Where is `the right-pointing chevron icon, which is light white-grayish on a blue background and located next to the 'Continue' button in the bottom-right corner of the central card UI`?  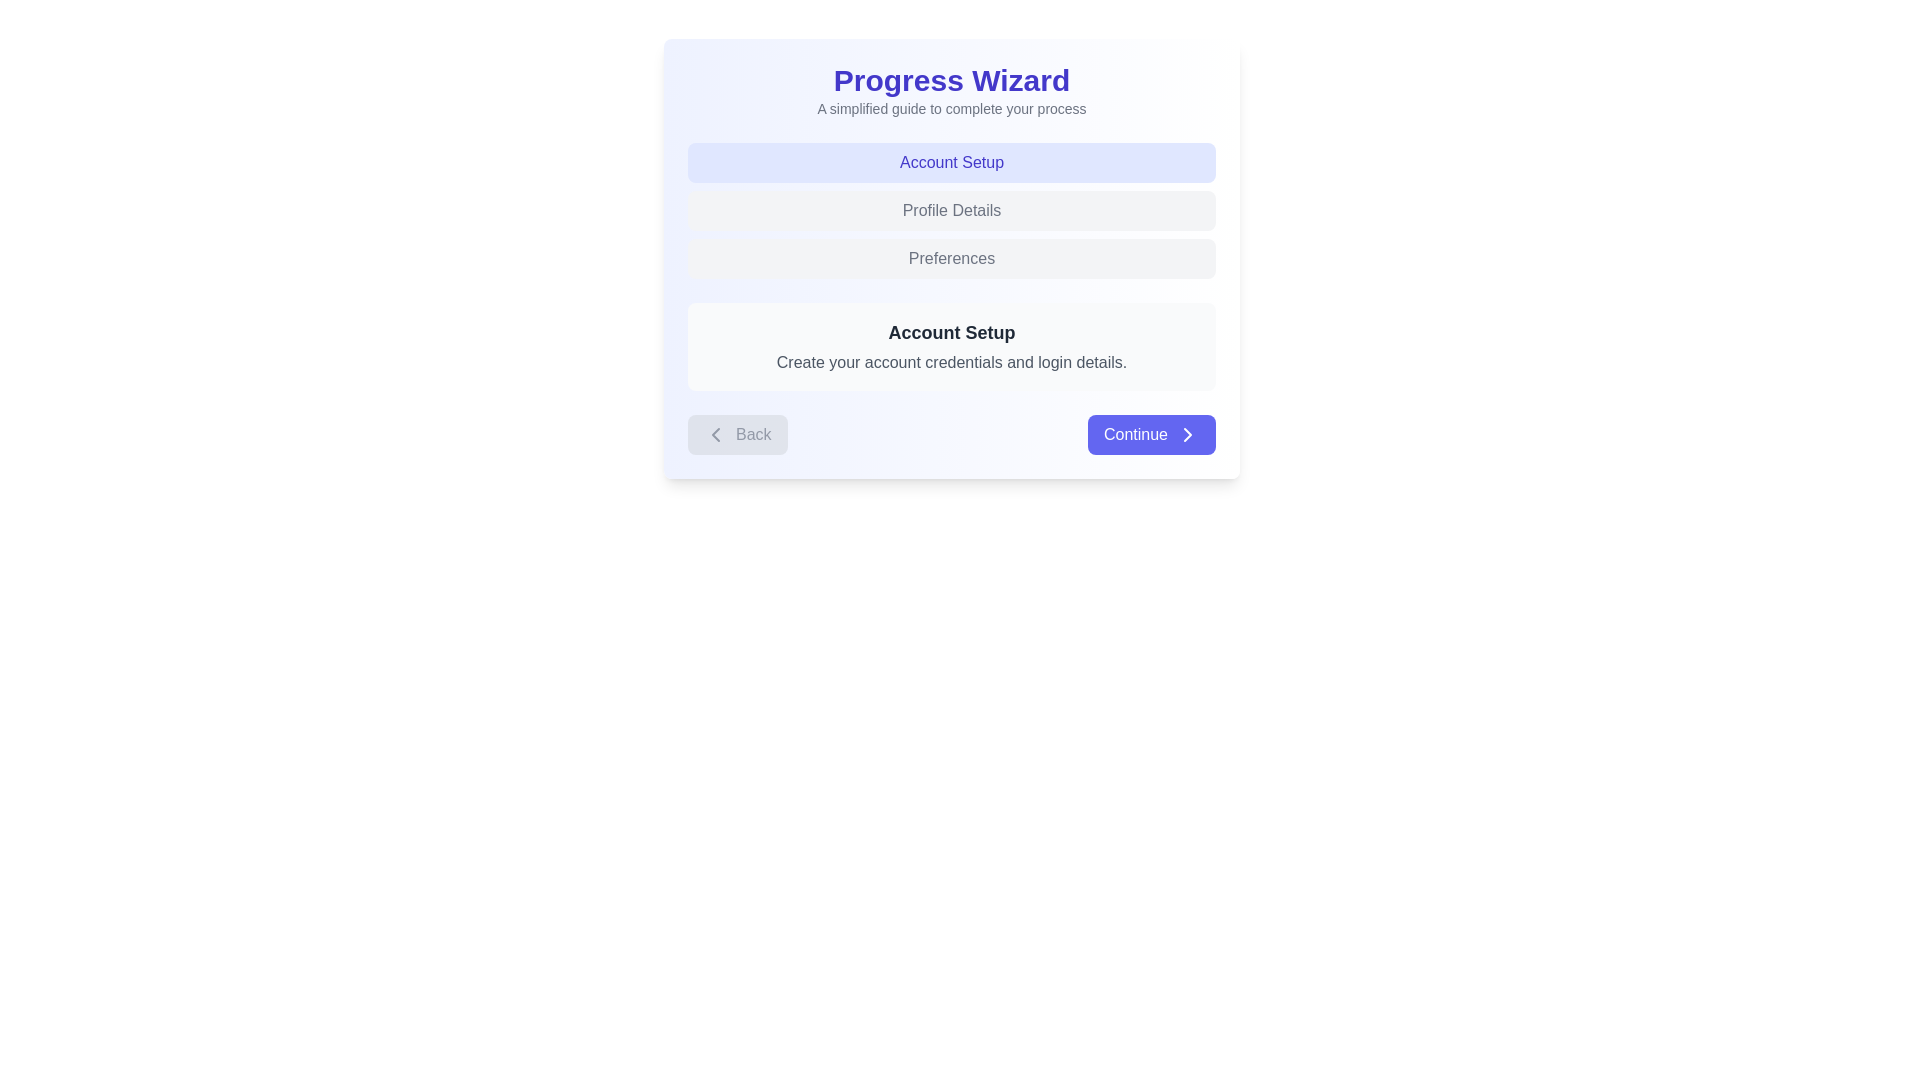 the right-pointing chevron icon, which is light white-grayish on a blue background and located next to the 'Continue' button in the bottom-right corner of the central card UI is located at coordinates (1188, 434).